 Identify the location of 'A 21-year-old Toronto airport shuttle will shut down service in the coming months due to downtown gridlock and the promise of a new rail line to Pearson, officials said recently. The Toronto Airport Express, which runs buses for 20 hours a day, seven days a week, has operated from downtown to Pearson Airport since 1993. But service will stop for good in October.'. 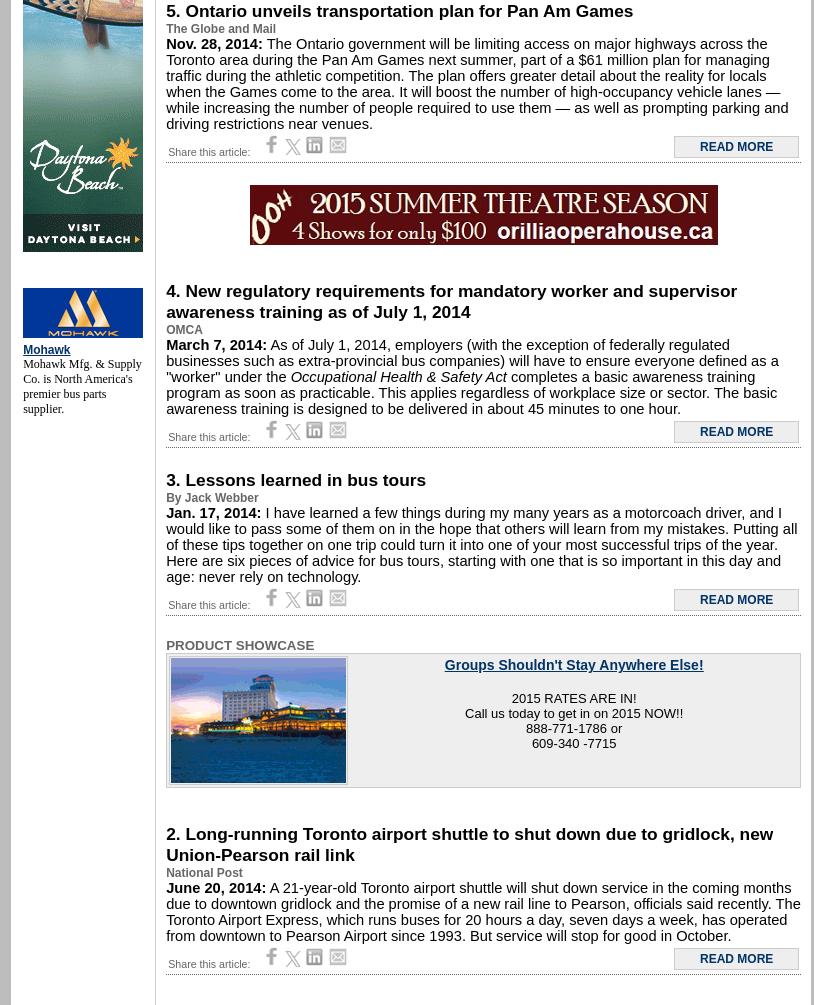
(482, 911).